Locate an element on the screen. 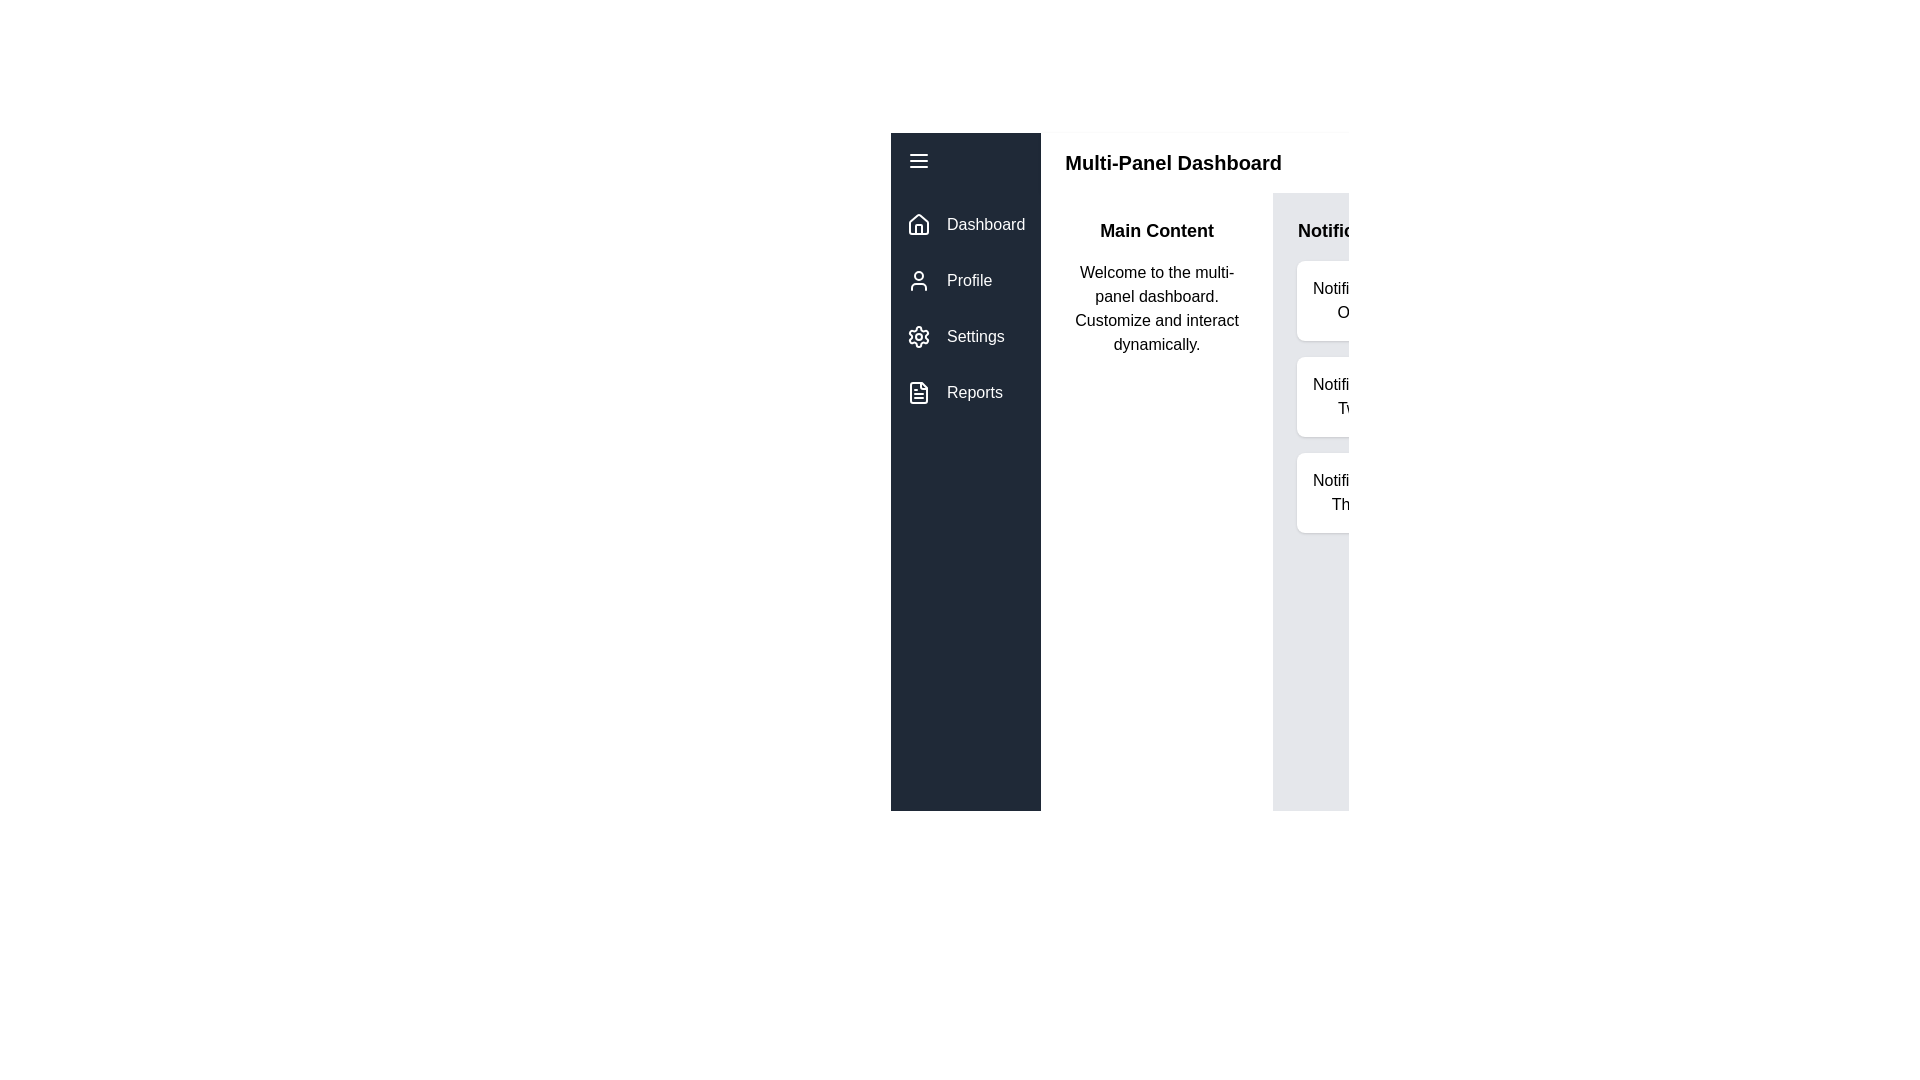 The height and width of the screenshot is (1080, 1920). the house-shaped icon in the sidebar navigation menu is located at coordinates (917, 224).